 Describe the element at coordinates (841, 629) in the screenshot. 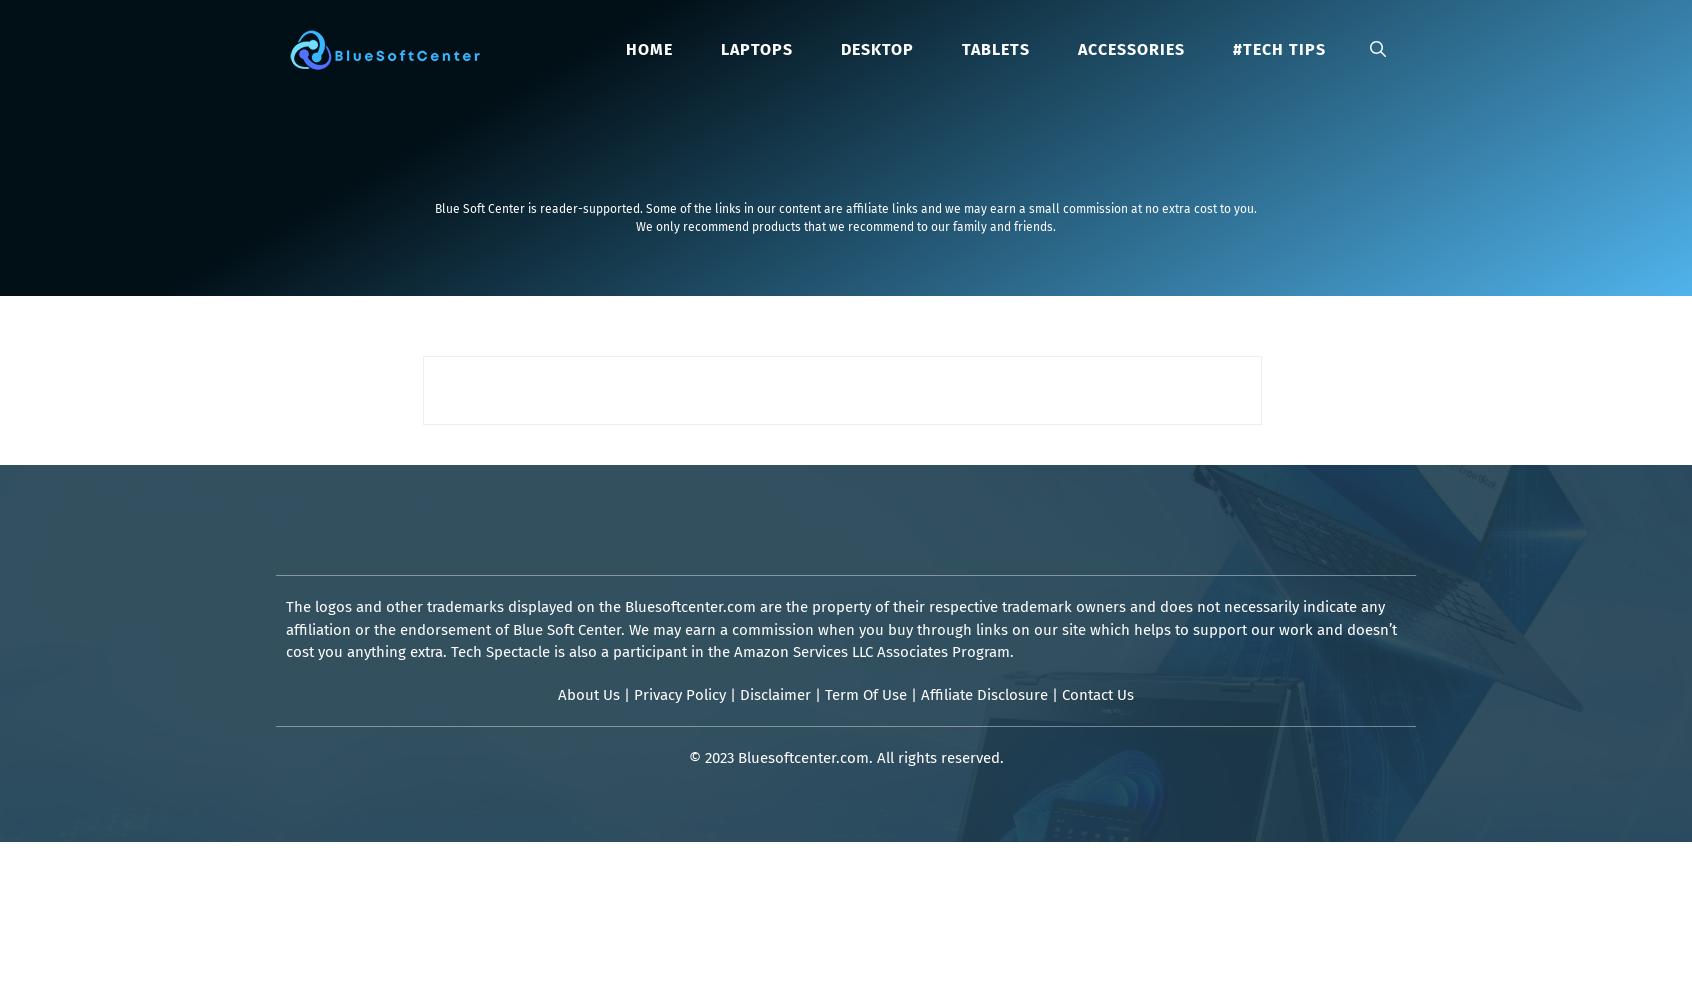

I see `'The logos and other trademarks displayed on the Bluesoftcenter.com are the property of their respective trademark owners and does not necessarily indicate any affiliation or the endorsement of Blue Soft Center. We may earn a commission when you buy through links on our site which helps to support our work and doesn’t cost you anything extra. Tech Spectacle is also a participant in the Amazon Services LLC Associates Program.'` at that location.